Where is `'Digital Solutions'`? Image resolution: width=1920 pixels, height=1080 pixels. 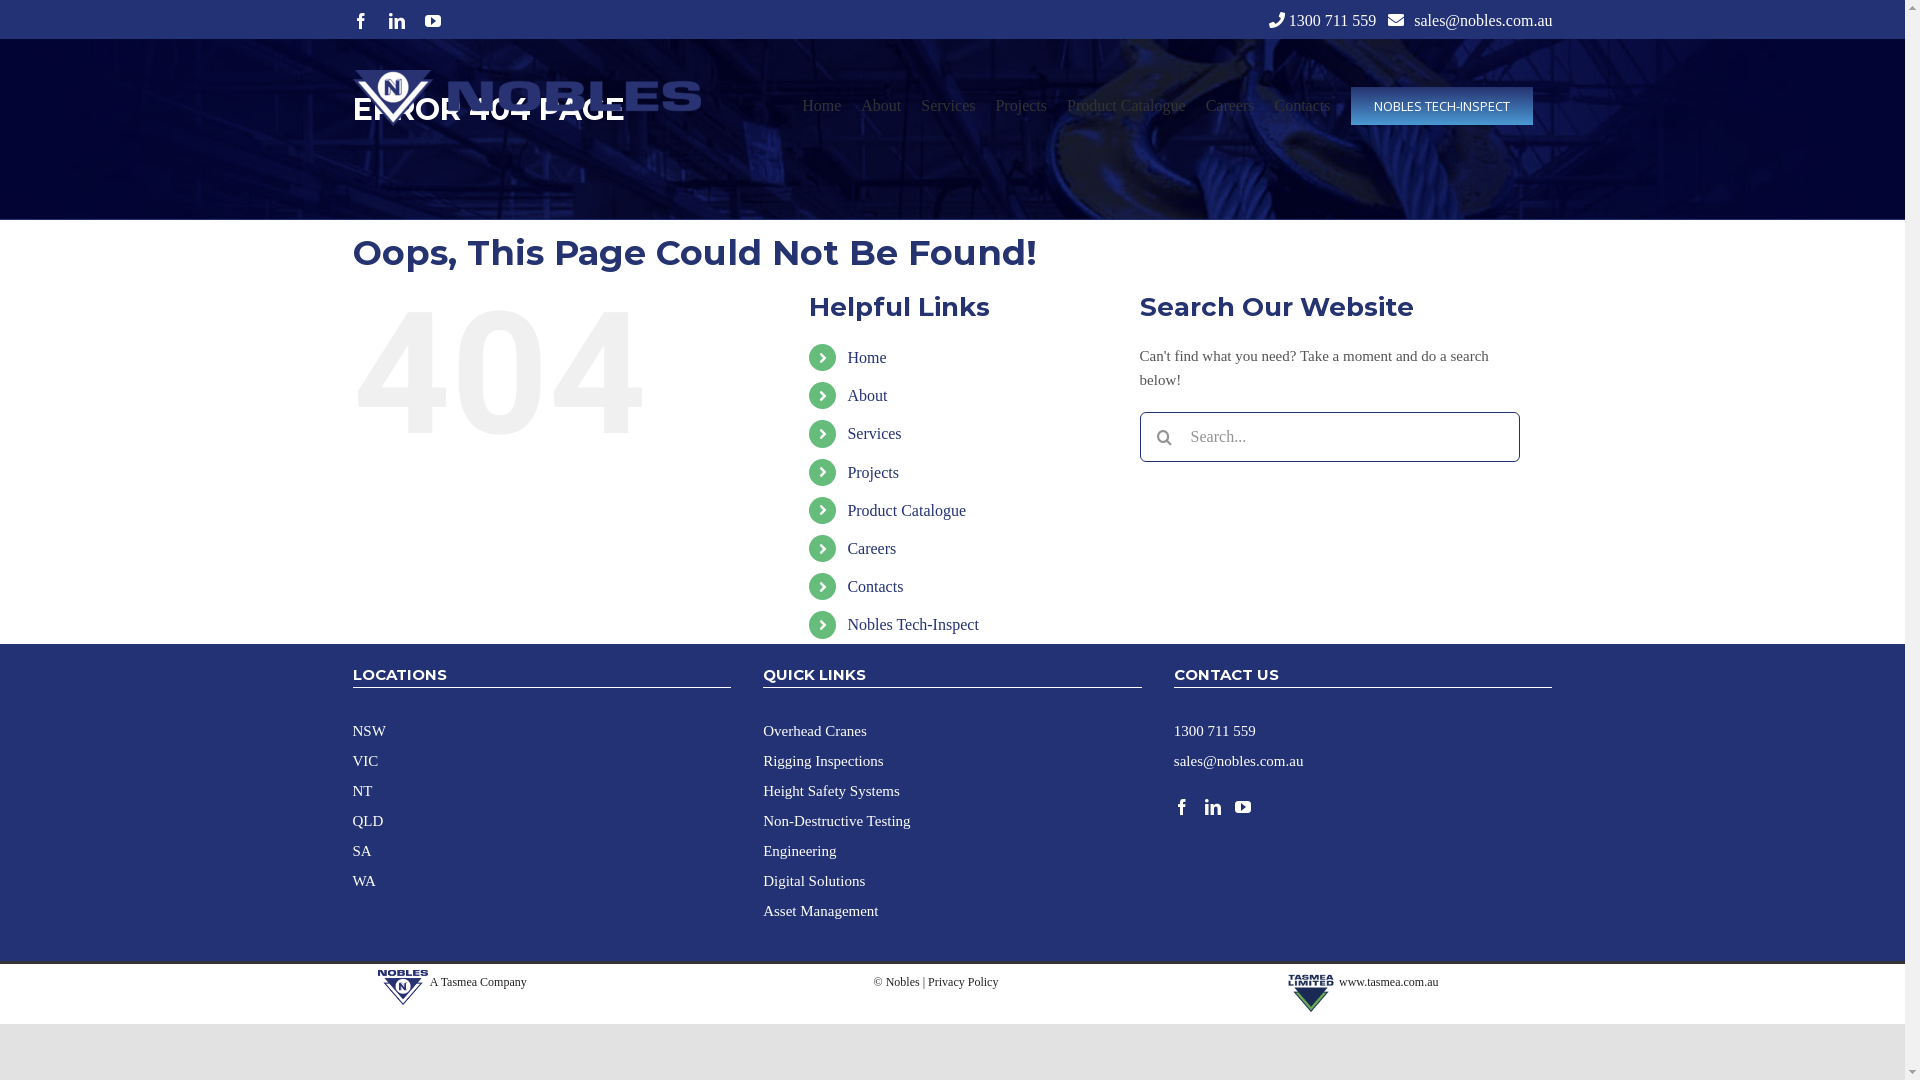
'Digital Solutions' is located at coordinates (814, 878).